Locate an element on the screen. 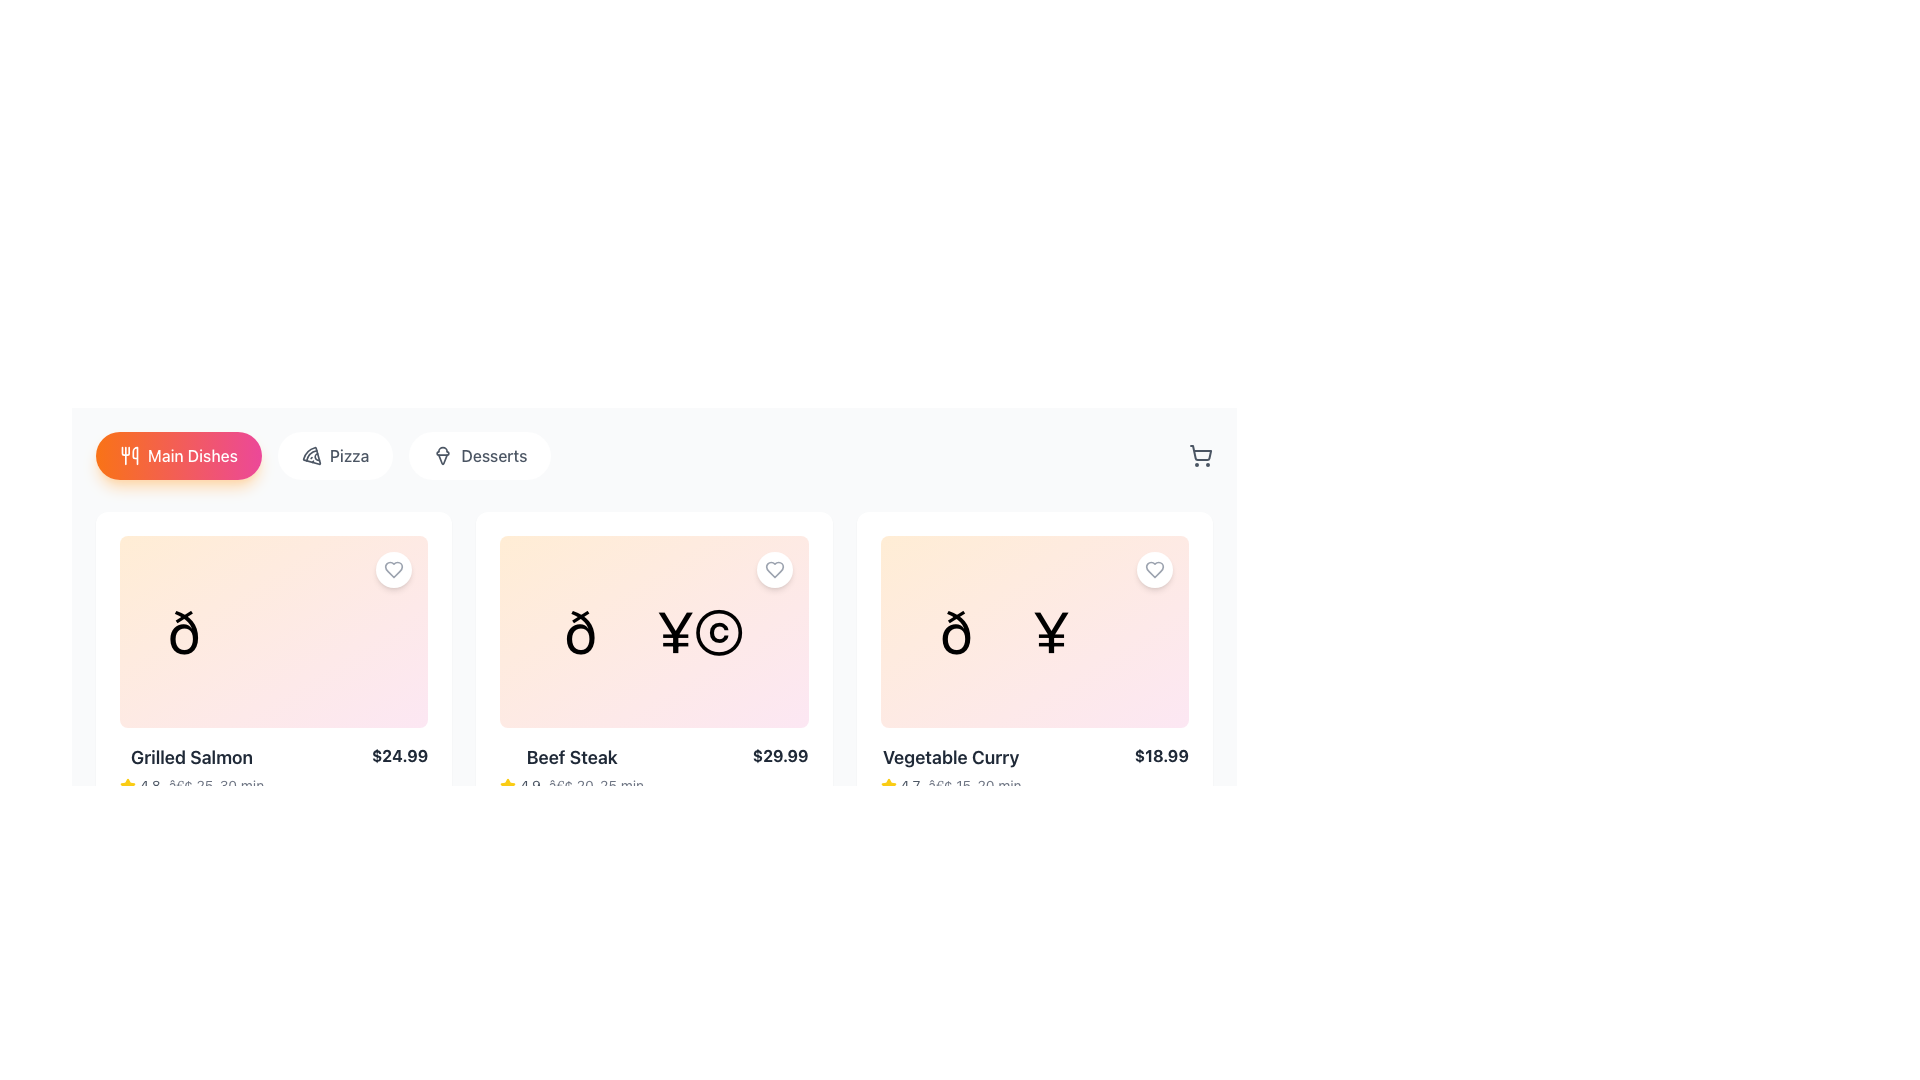 This screenshot has height=1080, width=1920. the 'Pizza' text label in the category selection interface is located at coordinates (349, 455).